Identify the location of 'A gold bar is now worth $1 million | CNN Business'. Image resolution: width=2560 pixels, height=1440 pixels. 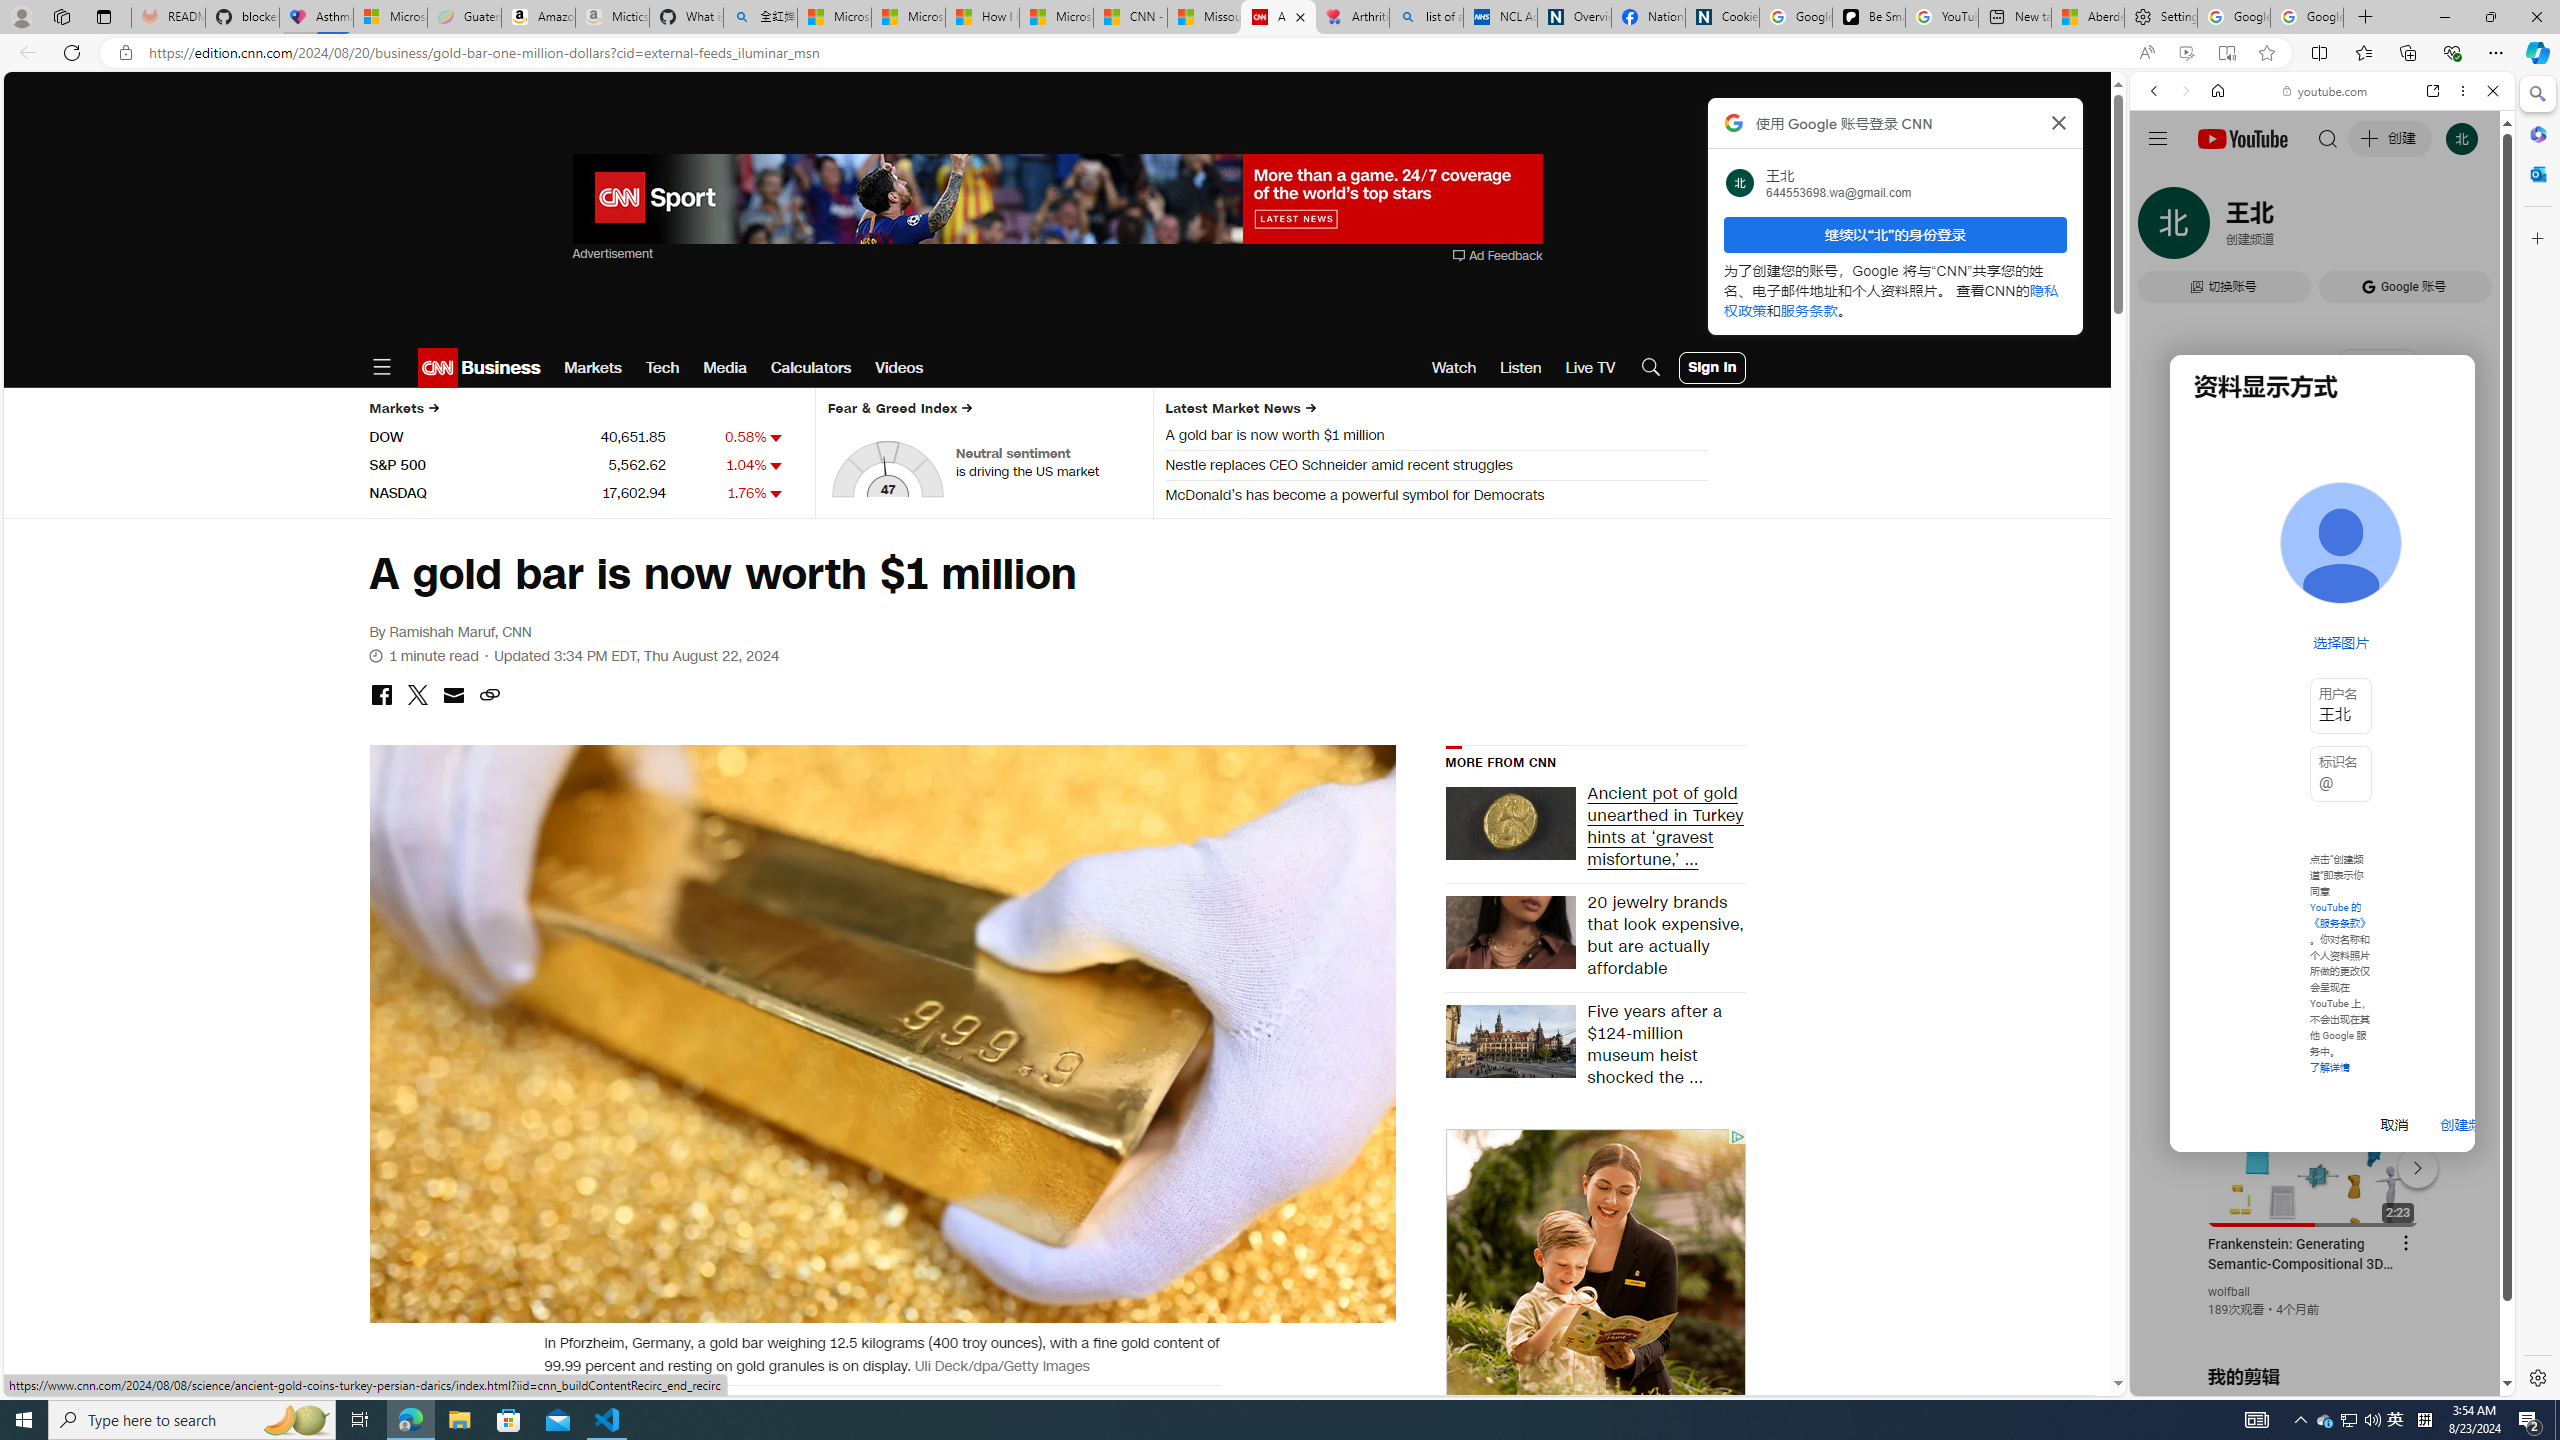
(1277, 16).